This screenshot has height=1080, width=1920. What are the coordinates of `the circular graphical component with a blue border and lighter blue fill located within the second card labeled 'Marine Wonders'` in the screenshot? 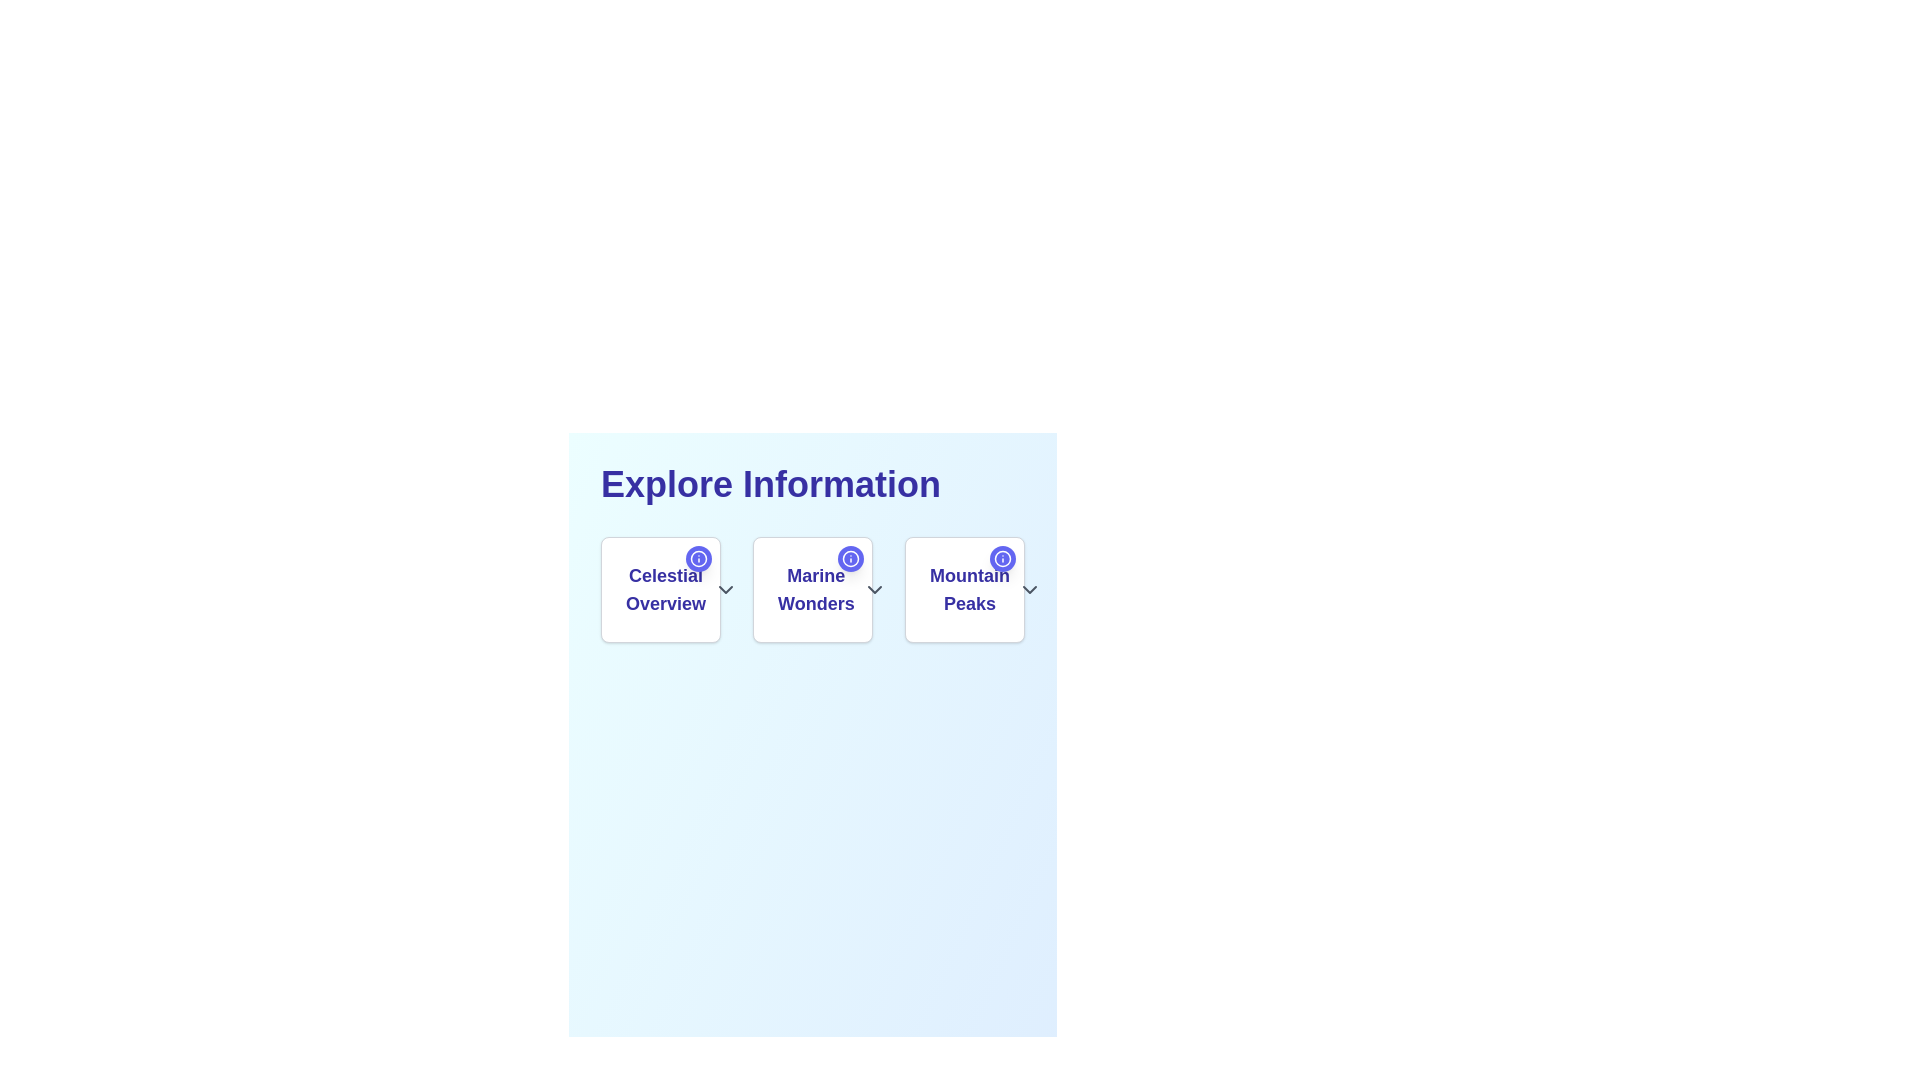 It's located at (850, 559).